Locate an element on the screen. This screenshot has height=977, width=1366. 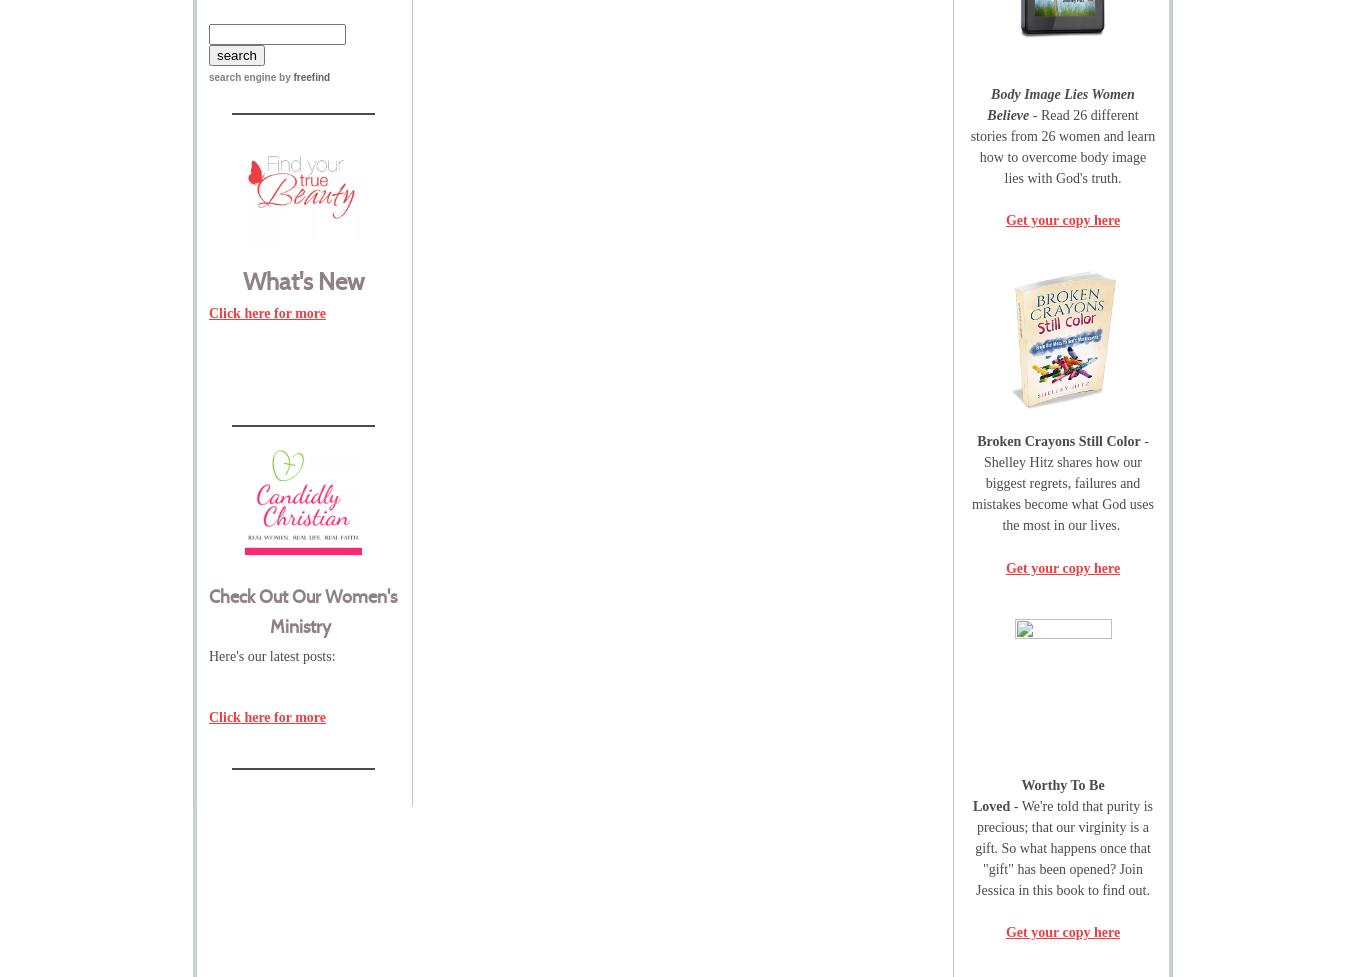
'iggest regrets, failures and mistakes become what God uses the most in our lives.' is located at coordinates (1061, 503).